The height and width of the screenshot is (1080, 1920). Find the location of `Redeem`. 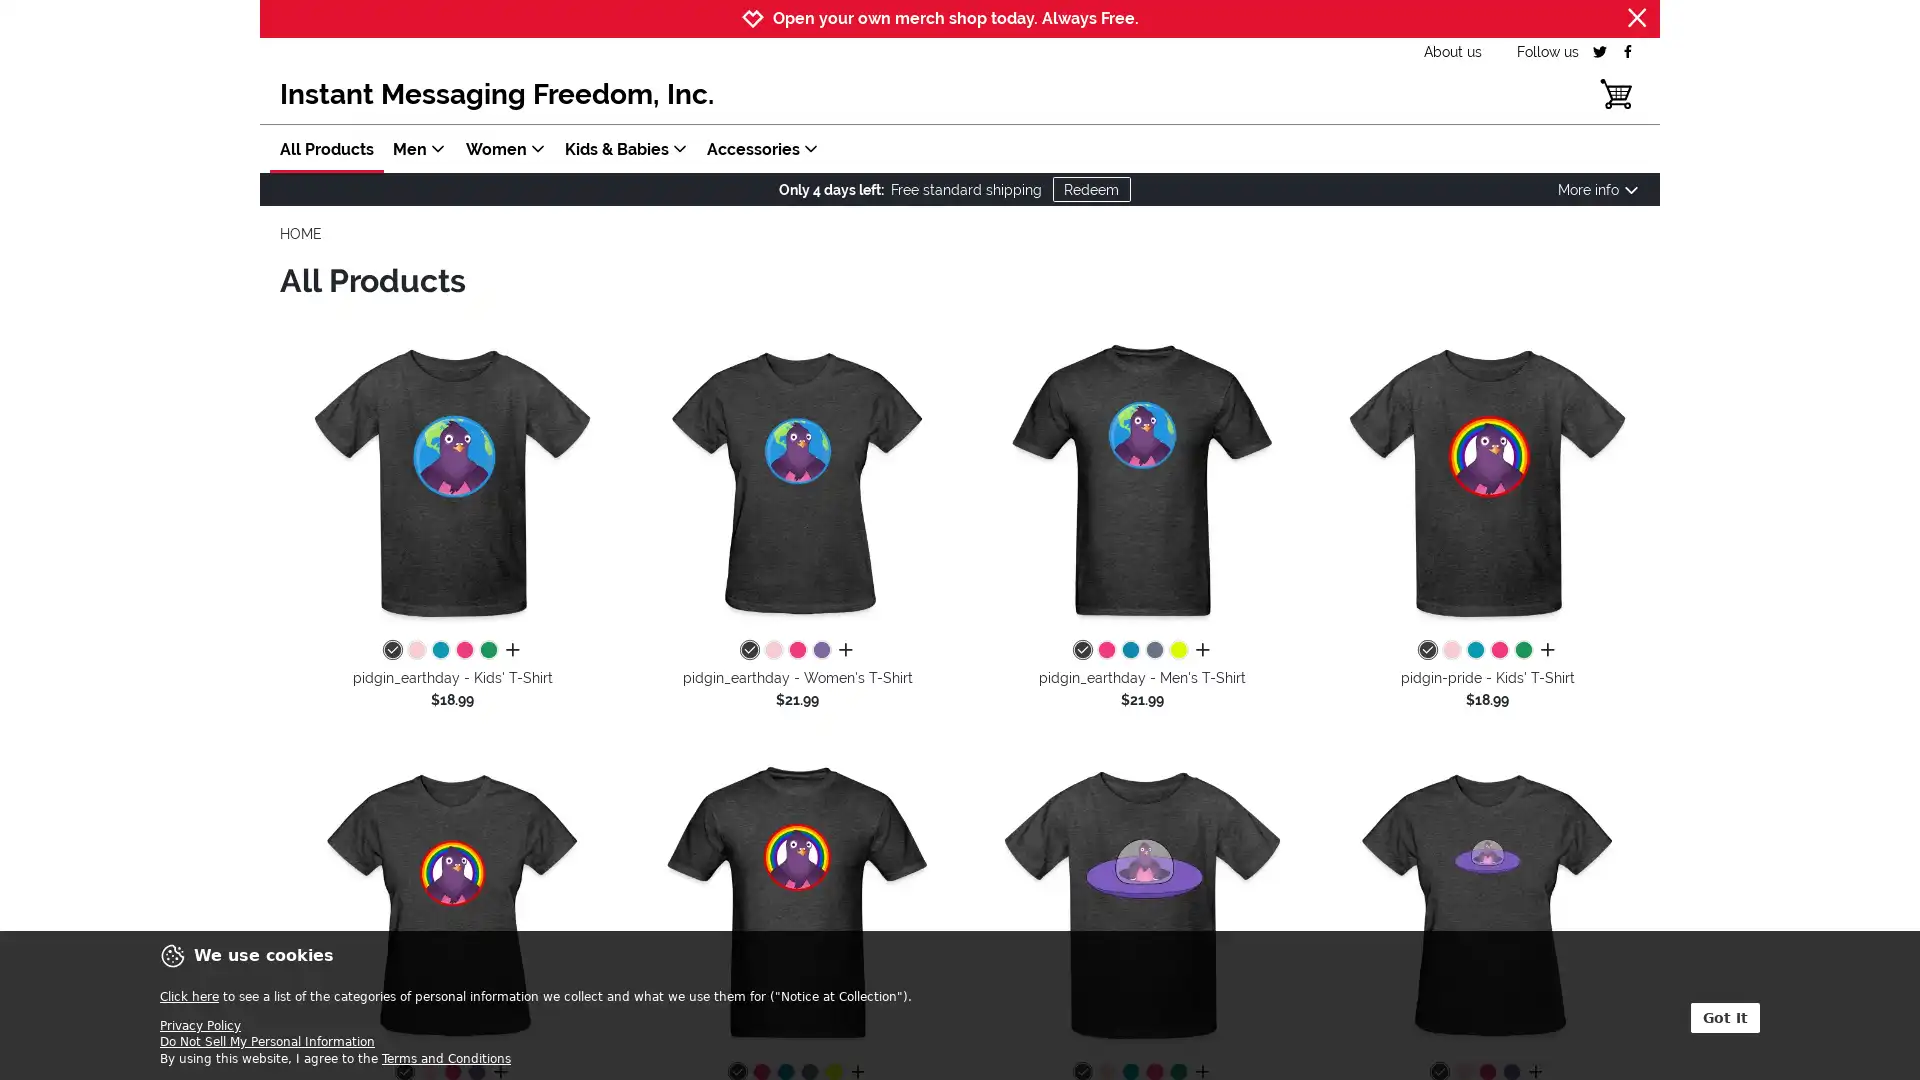

Redeem is located at coordinates (1089, 189).